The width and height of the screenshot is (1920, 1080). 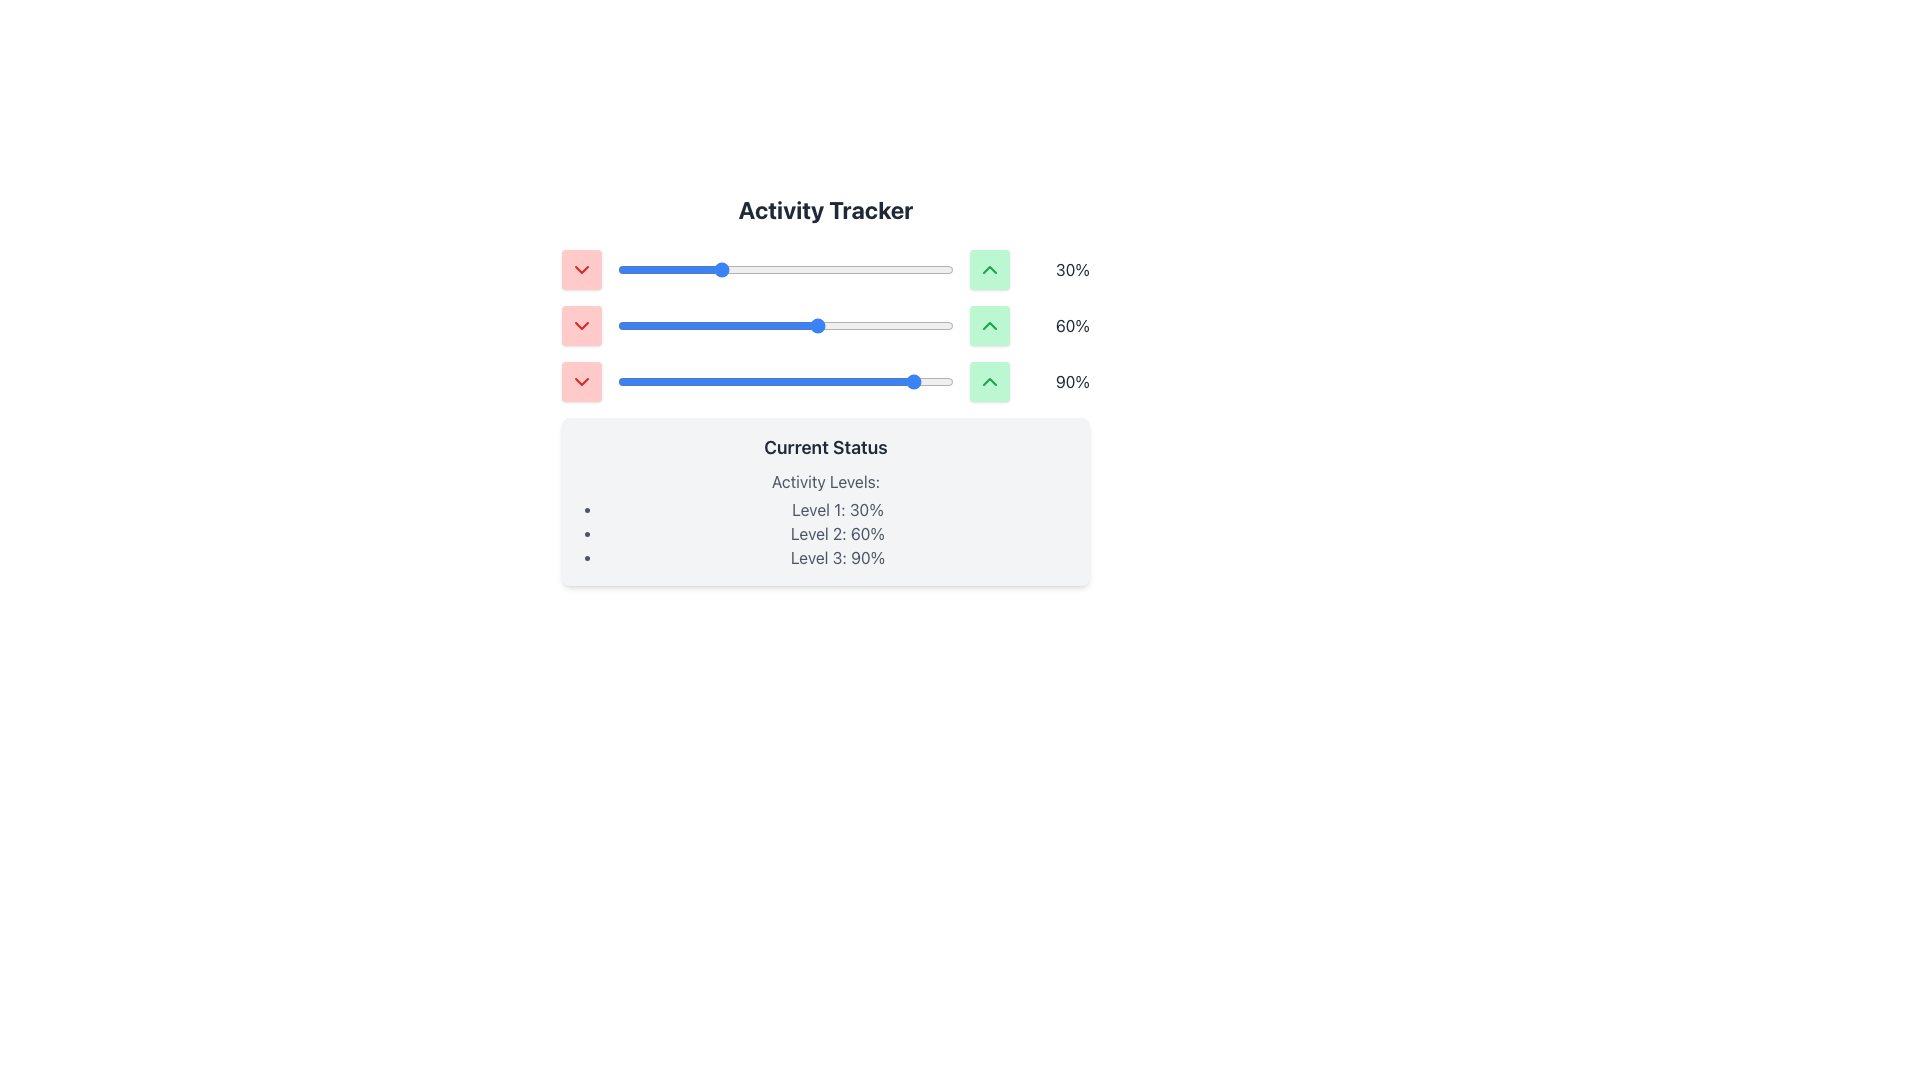 I want to click on the slider value, so click(x=795, y=381).